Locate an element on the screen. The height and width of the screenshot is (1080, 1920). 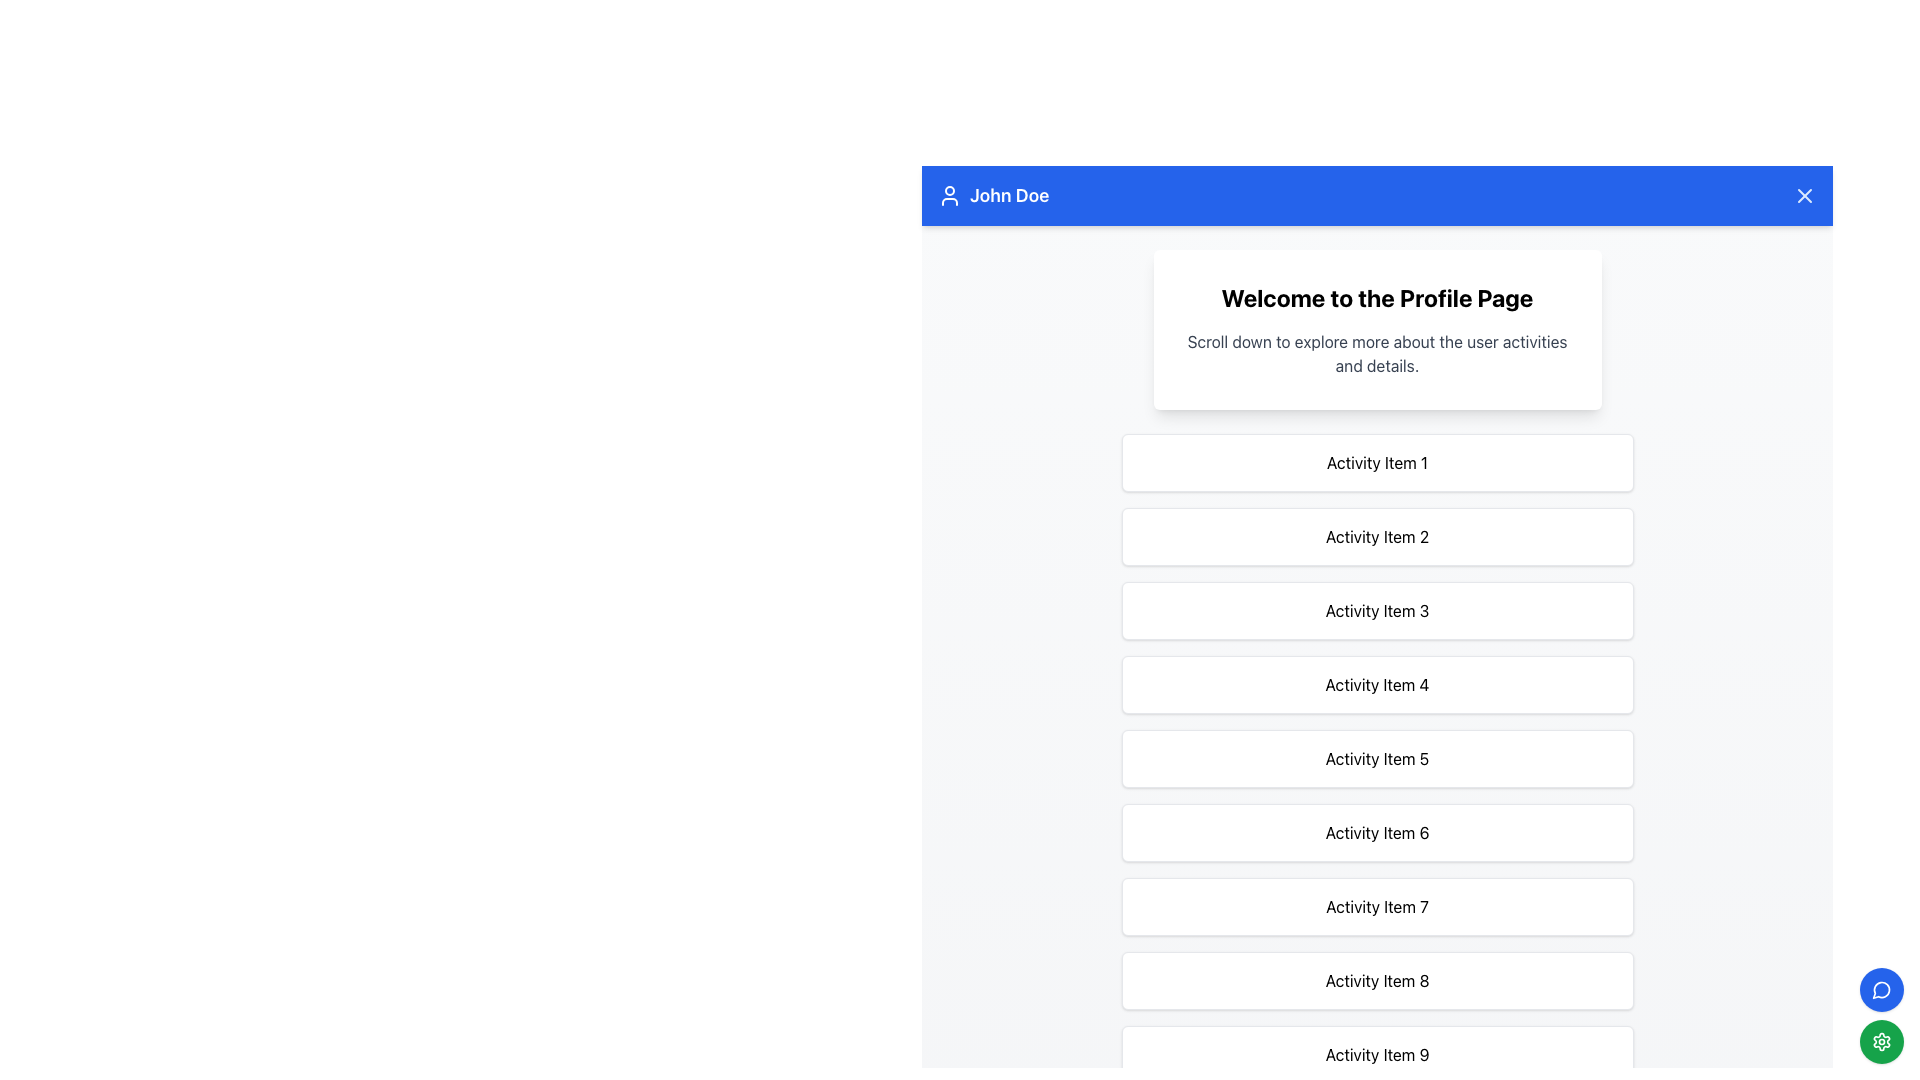
the Static information card labeled 'Activity Item 1', which is the first card in a list and has a white background with rounded corners is located at coordinates (1376, 462).